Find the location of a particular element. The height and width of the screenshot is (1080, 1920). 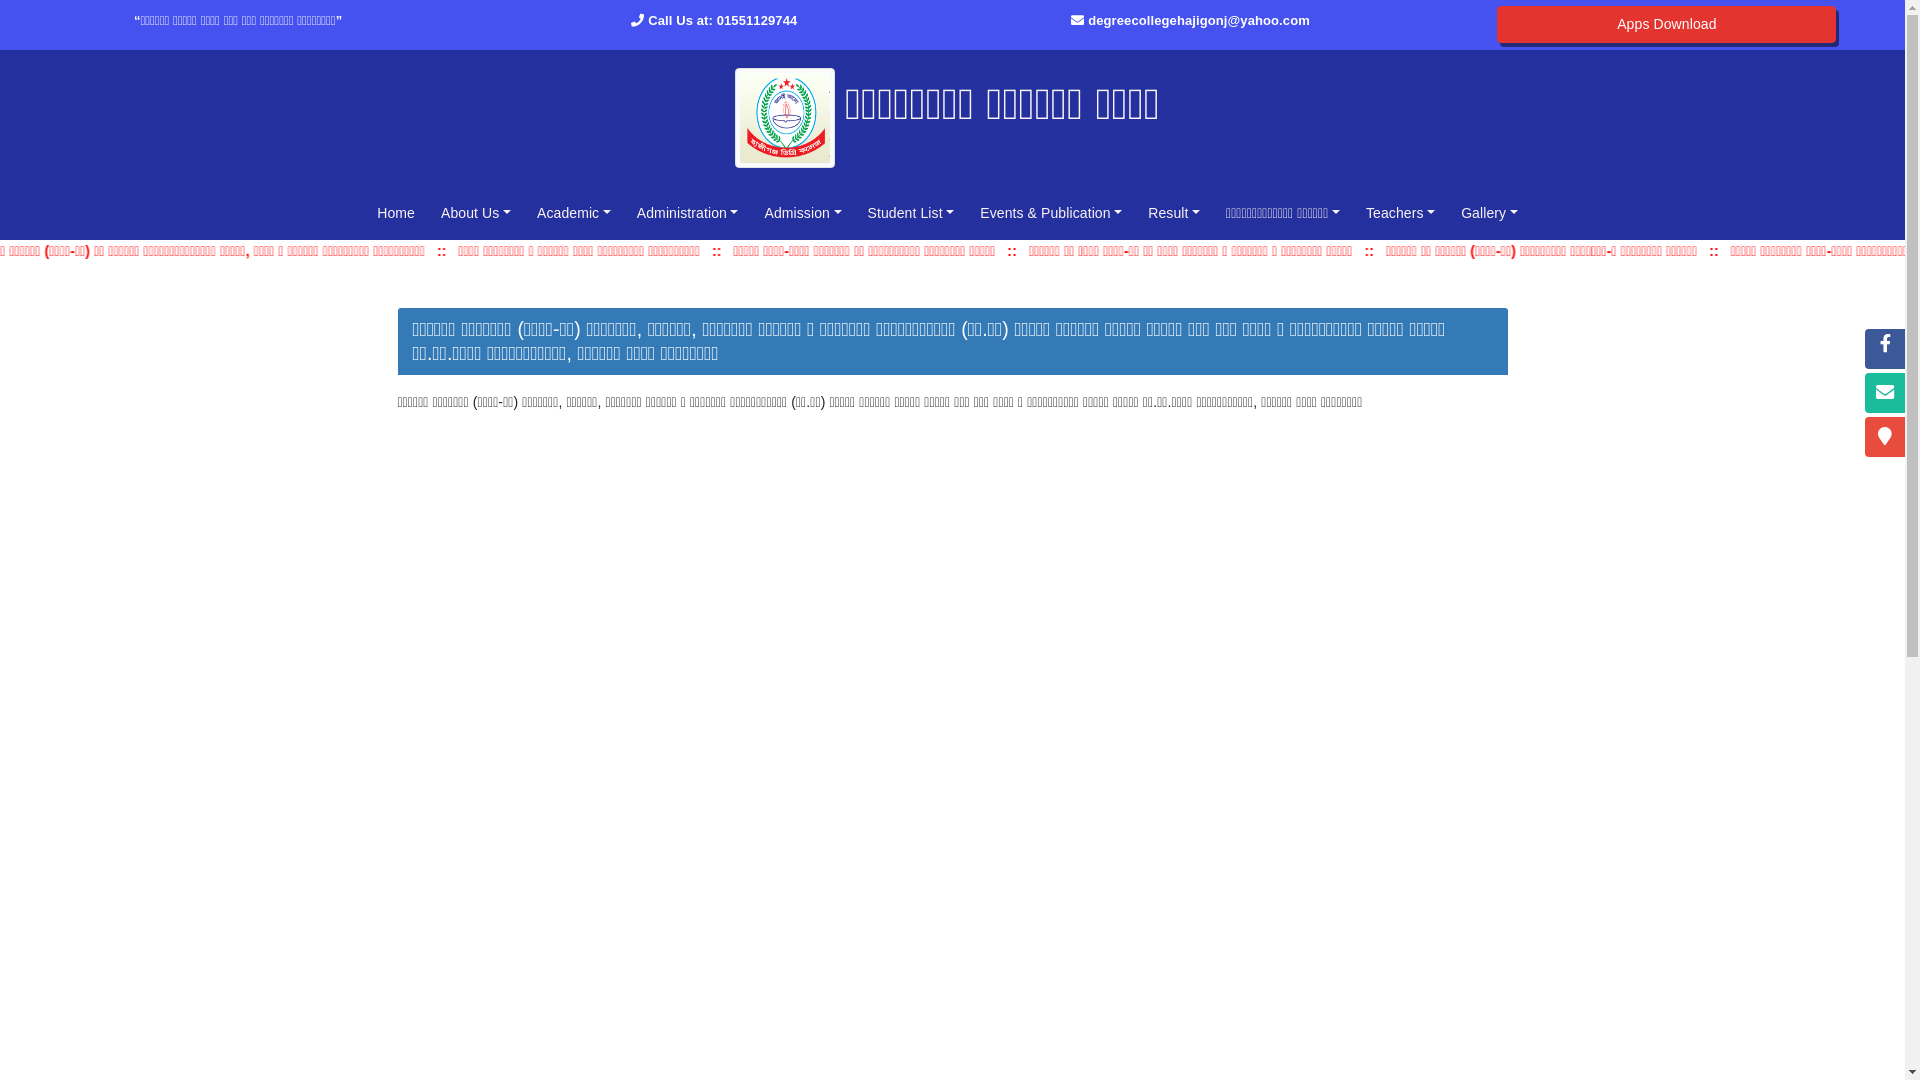

'Home is located at coordinates (395, 212).